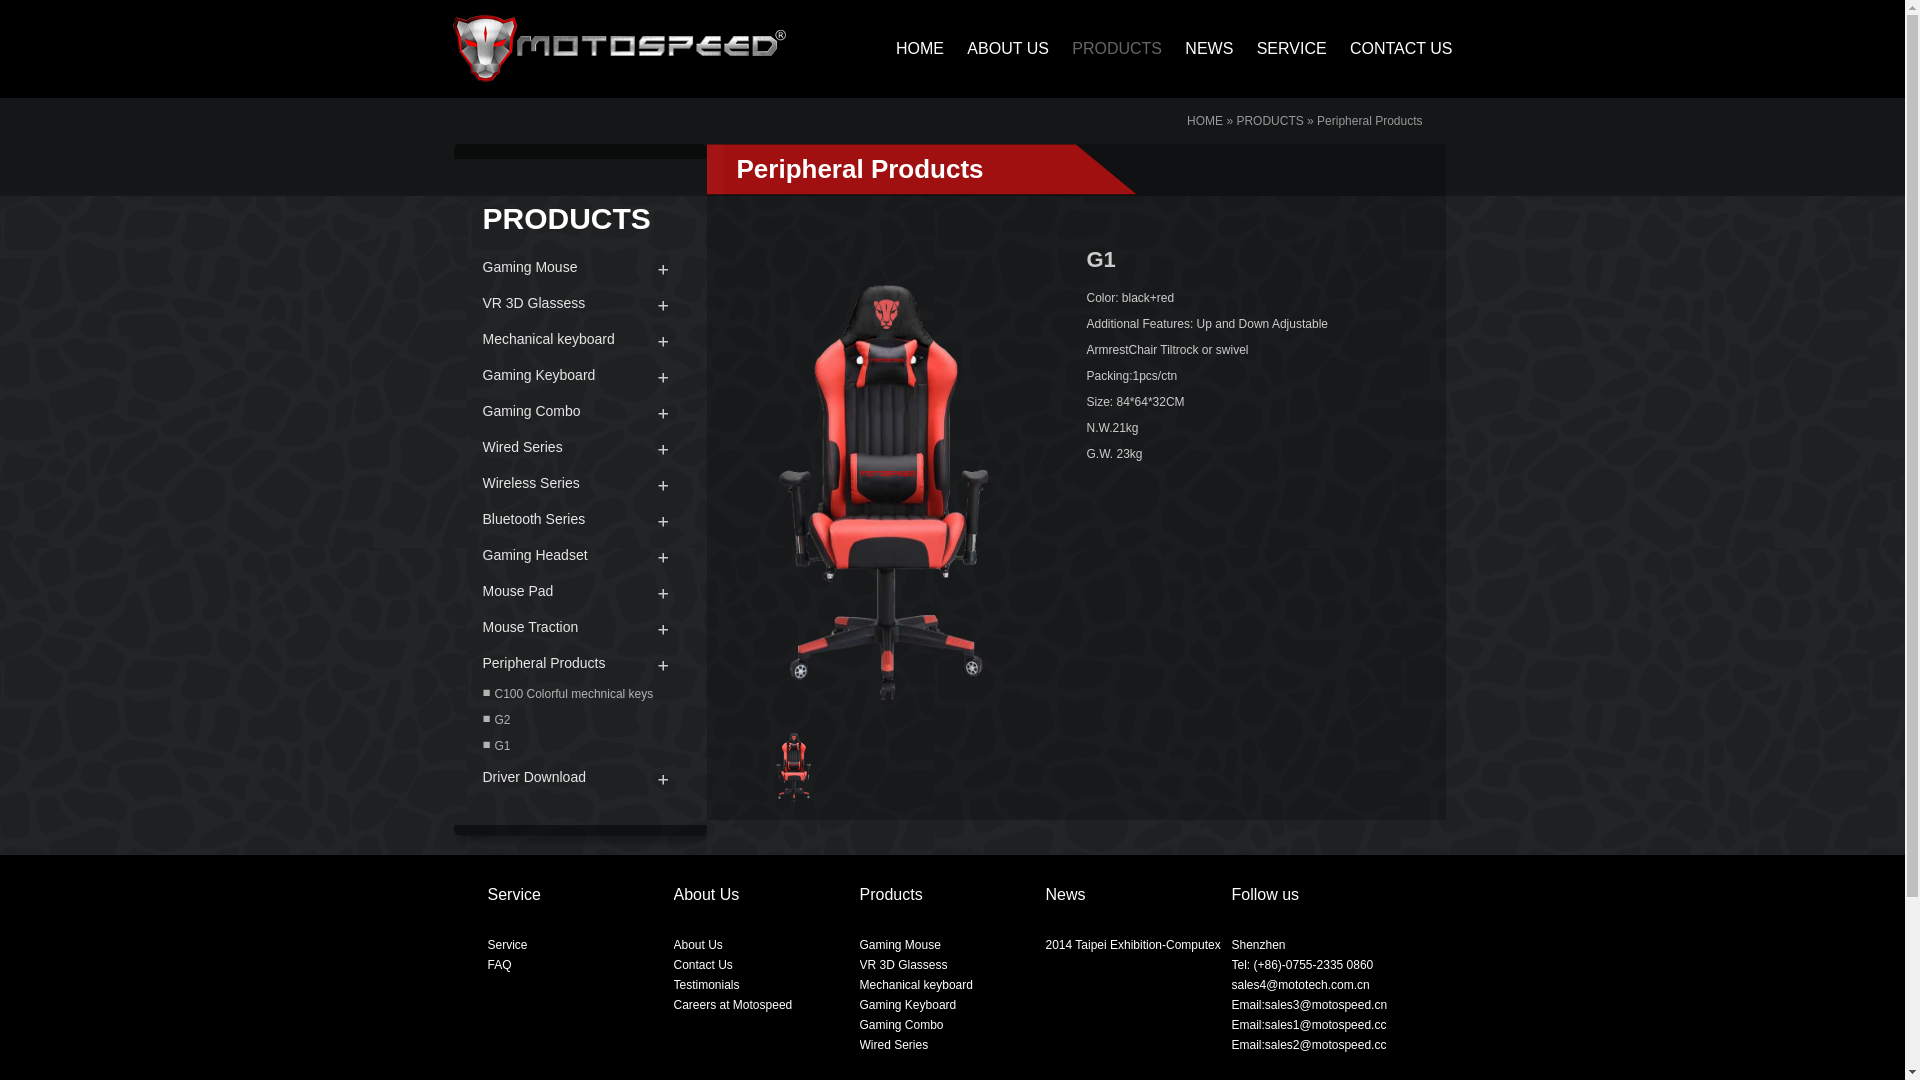 This screenshot has width=1920, height=1080. I want to click on 'ABOUT US', so click(998, 47).